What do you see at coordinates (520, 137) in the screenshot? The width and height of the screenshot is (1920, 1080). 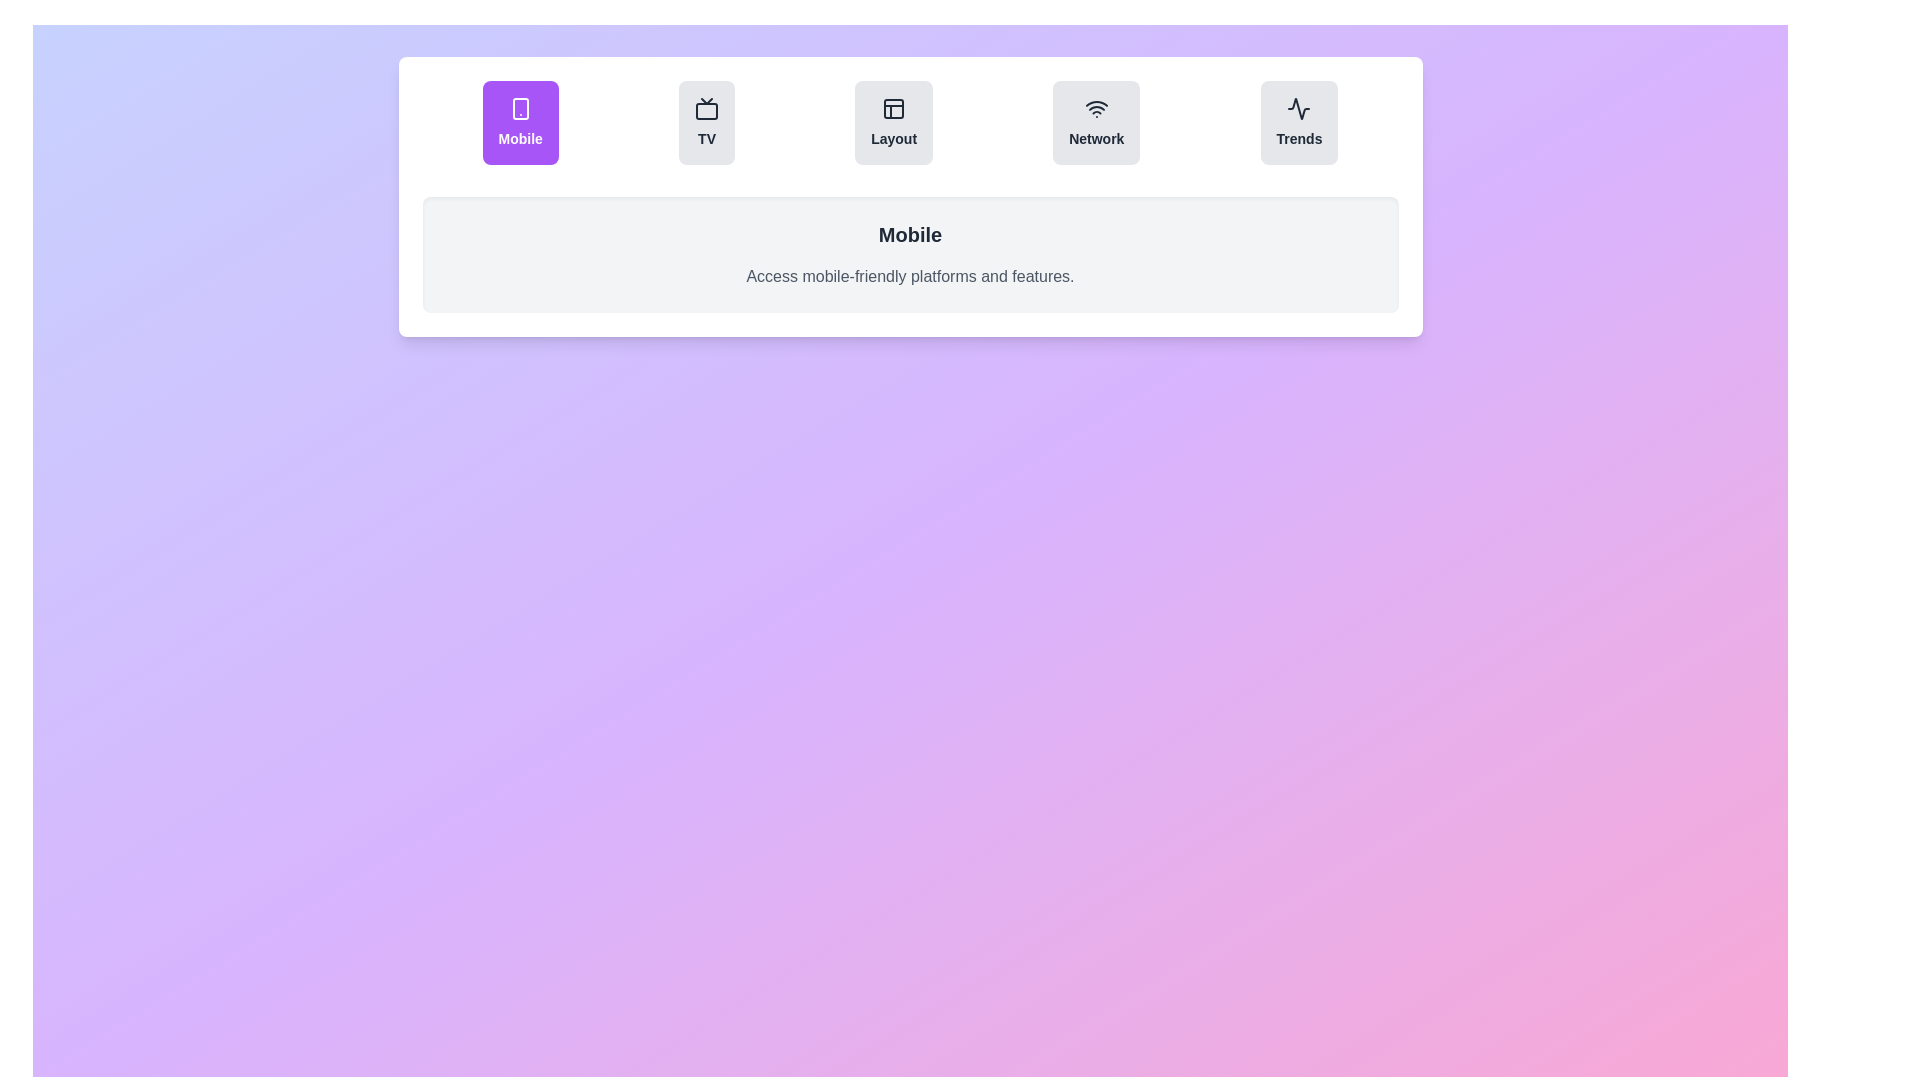 I see `the 'Mobile' label, which is located at the bottom of the group section, directly below the smartphone icon` at bounding box center [520, 137].